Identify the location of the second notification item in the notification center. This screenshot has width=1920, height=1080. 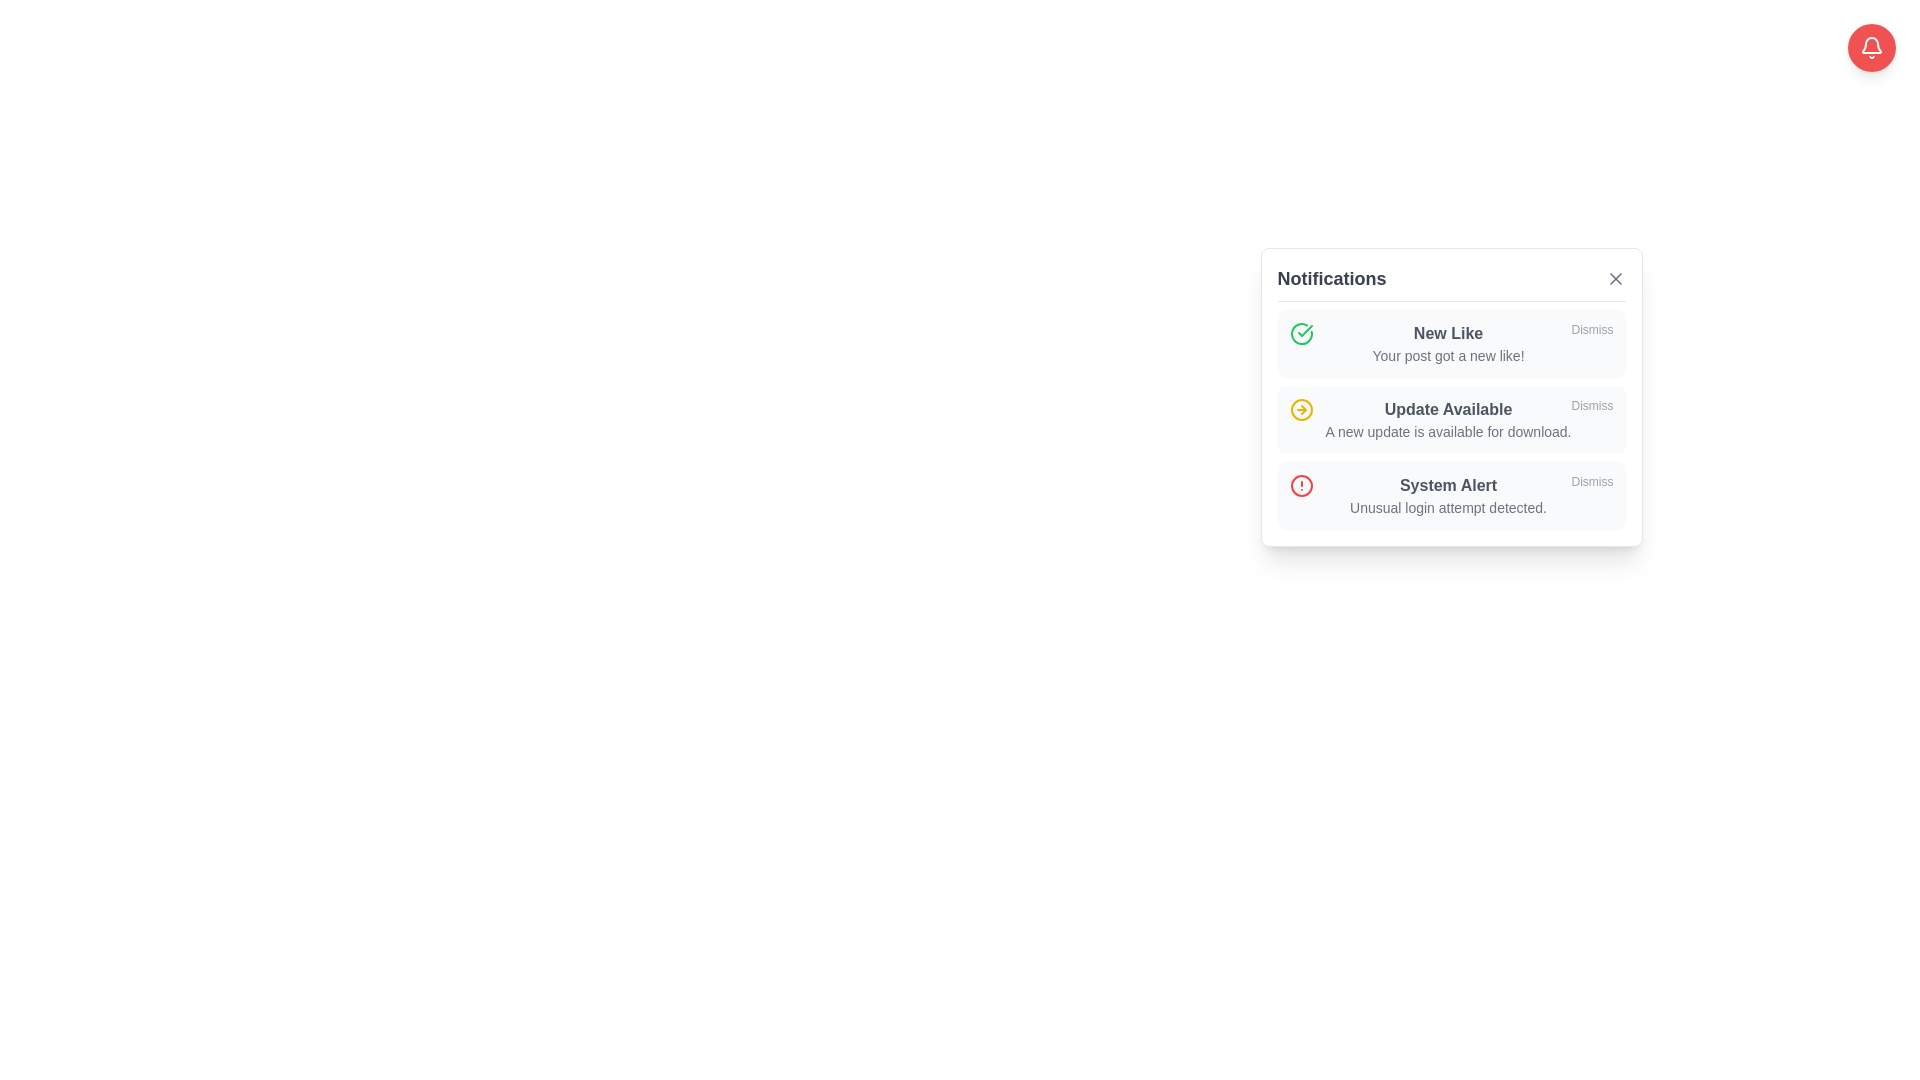
(1448, 419).